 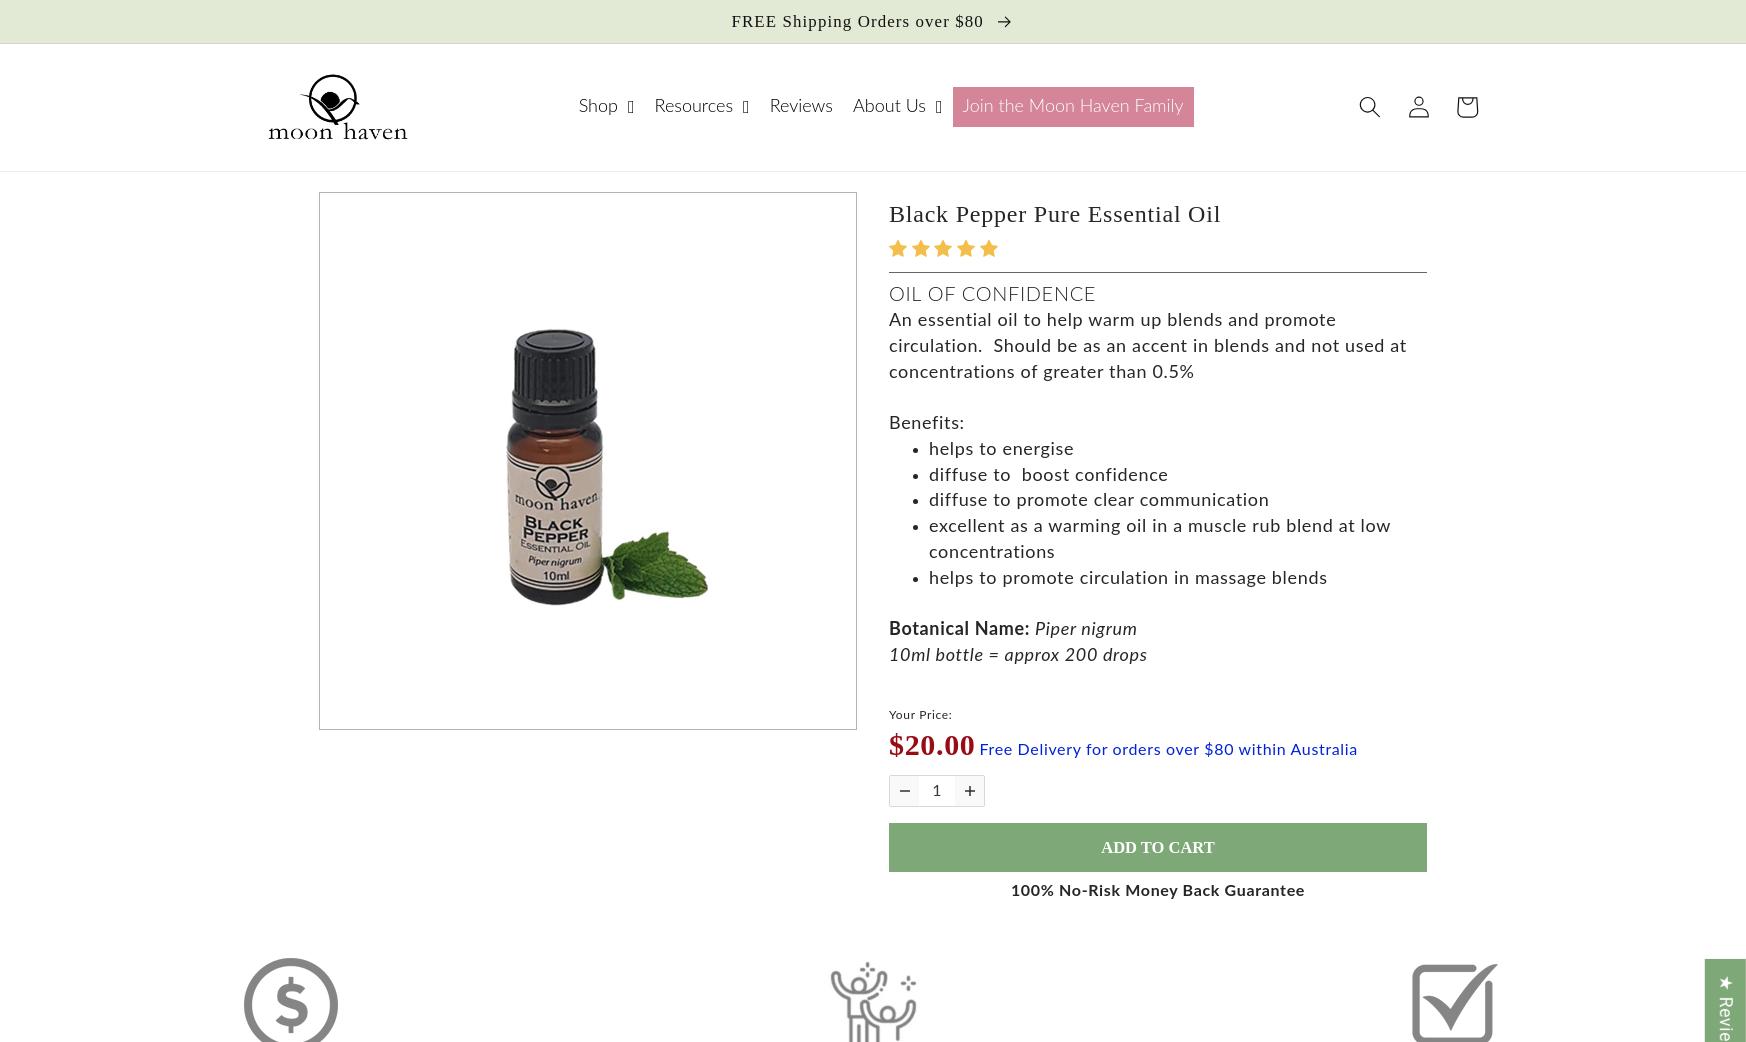 I want to click on 'Skin & Body Care', so click(x=561, y=332).